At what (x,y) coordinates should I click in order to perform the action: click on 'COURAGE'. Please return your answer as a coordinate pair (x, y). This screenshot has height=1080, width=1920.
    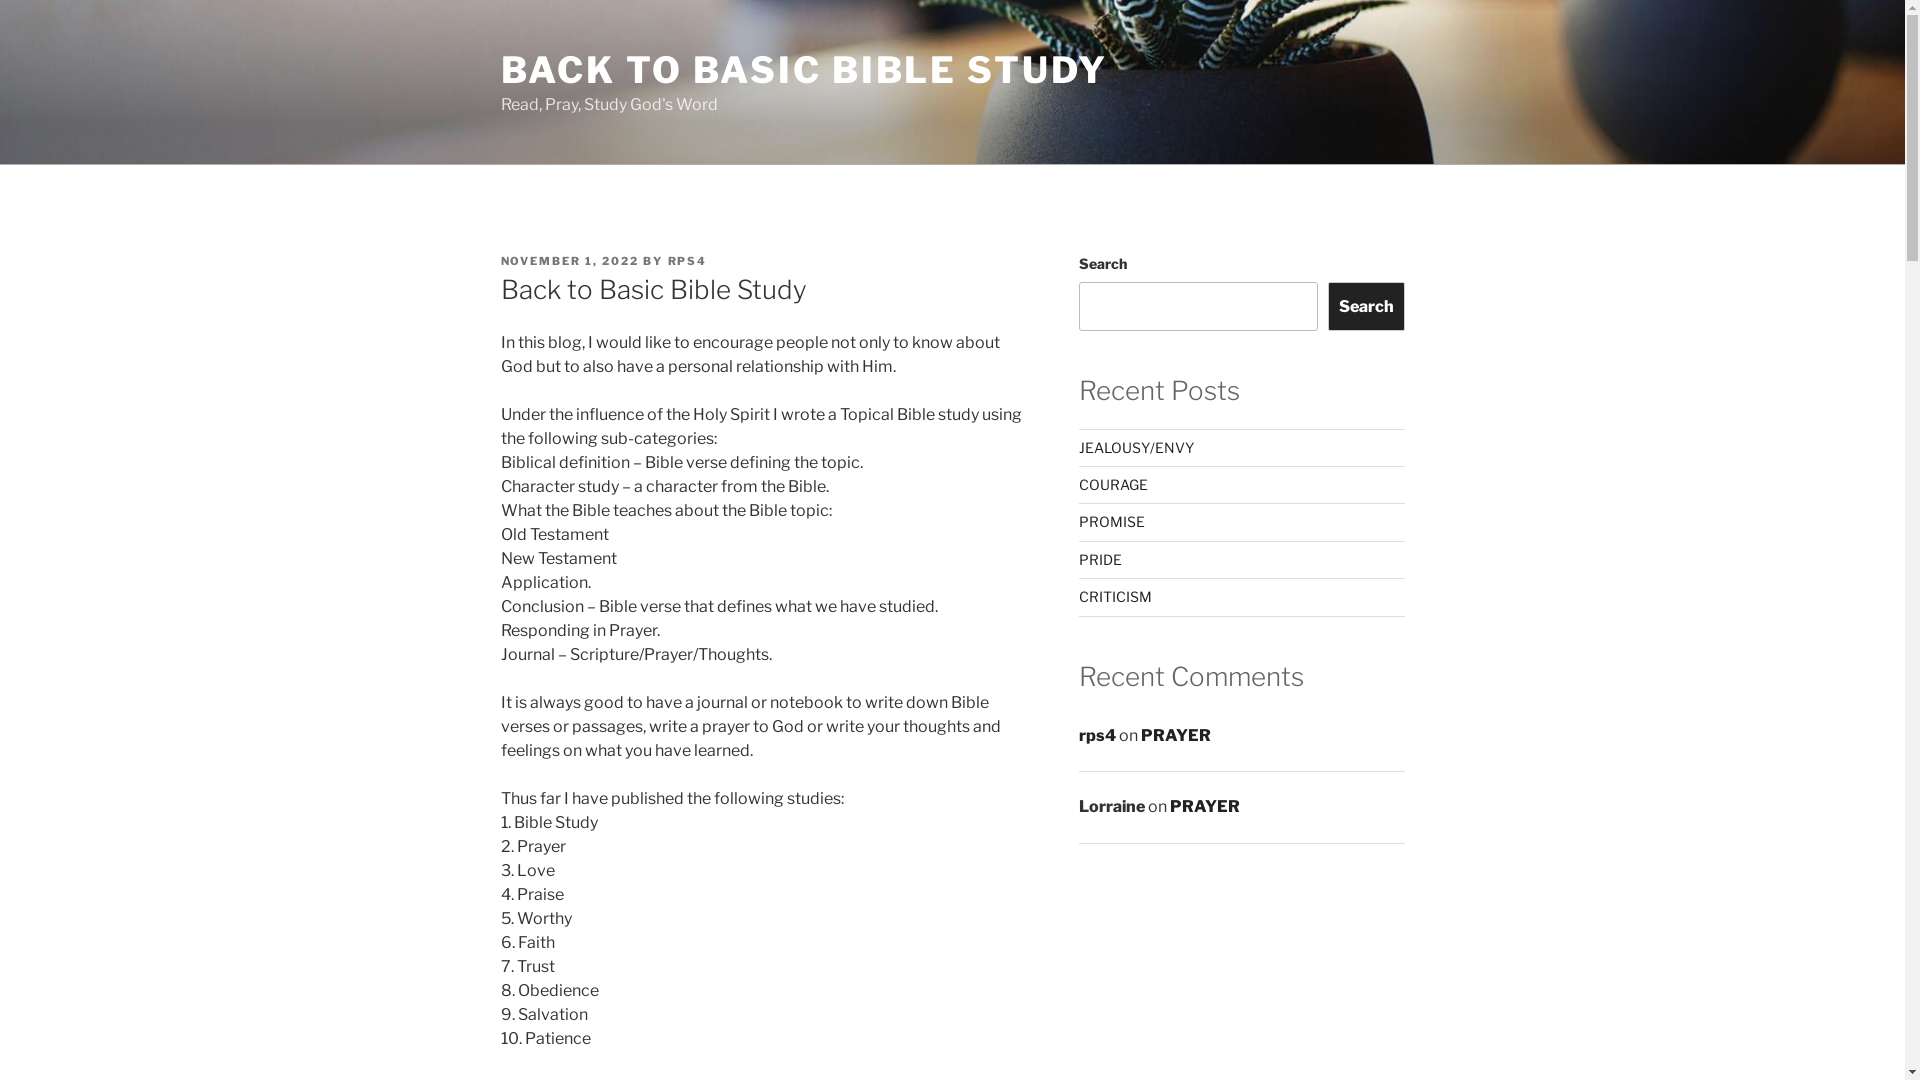
    Looking at the image, I should click on (1112, 484).